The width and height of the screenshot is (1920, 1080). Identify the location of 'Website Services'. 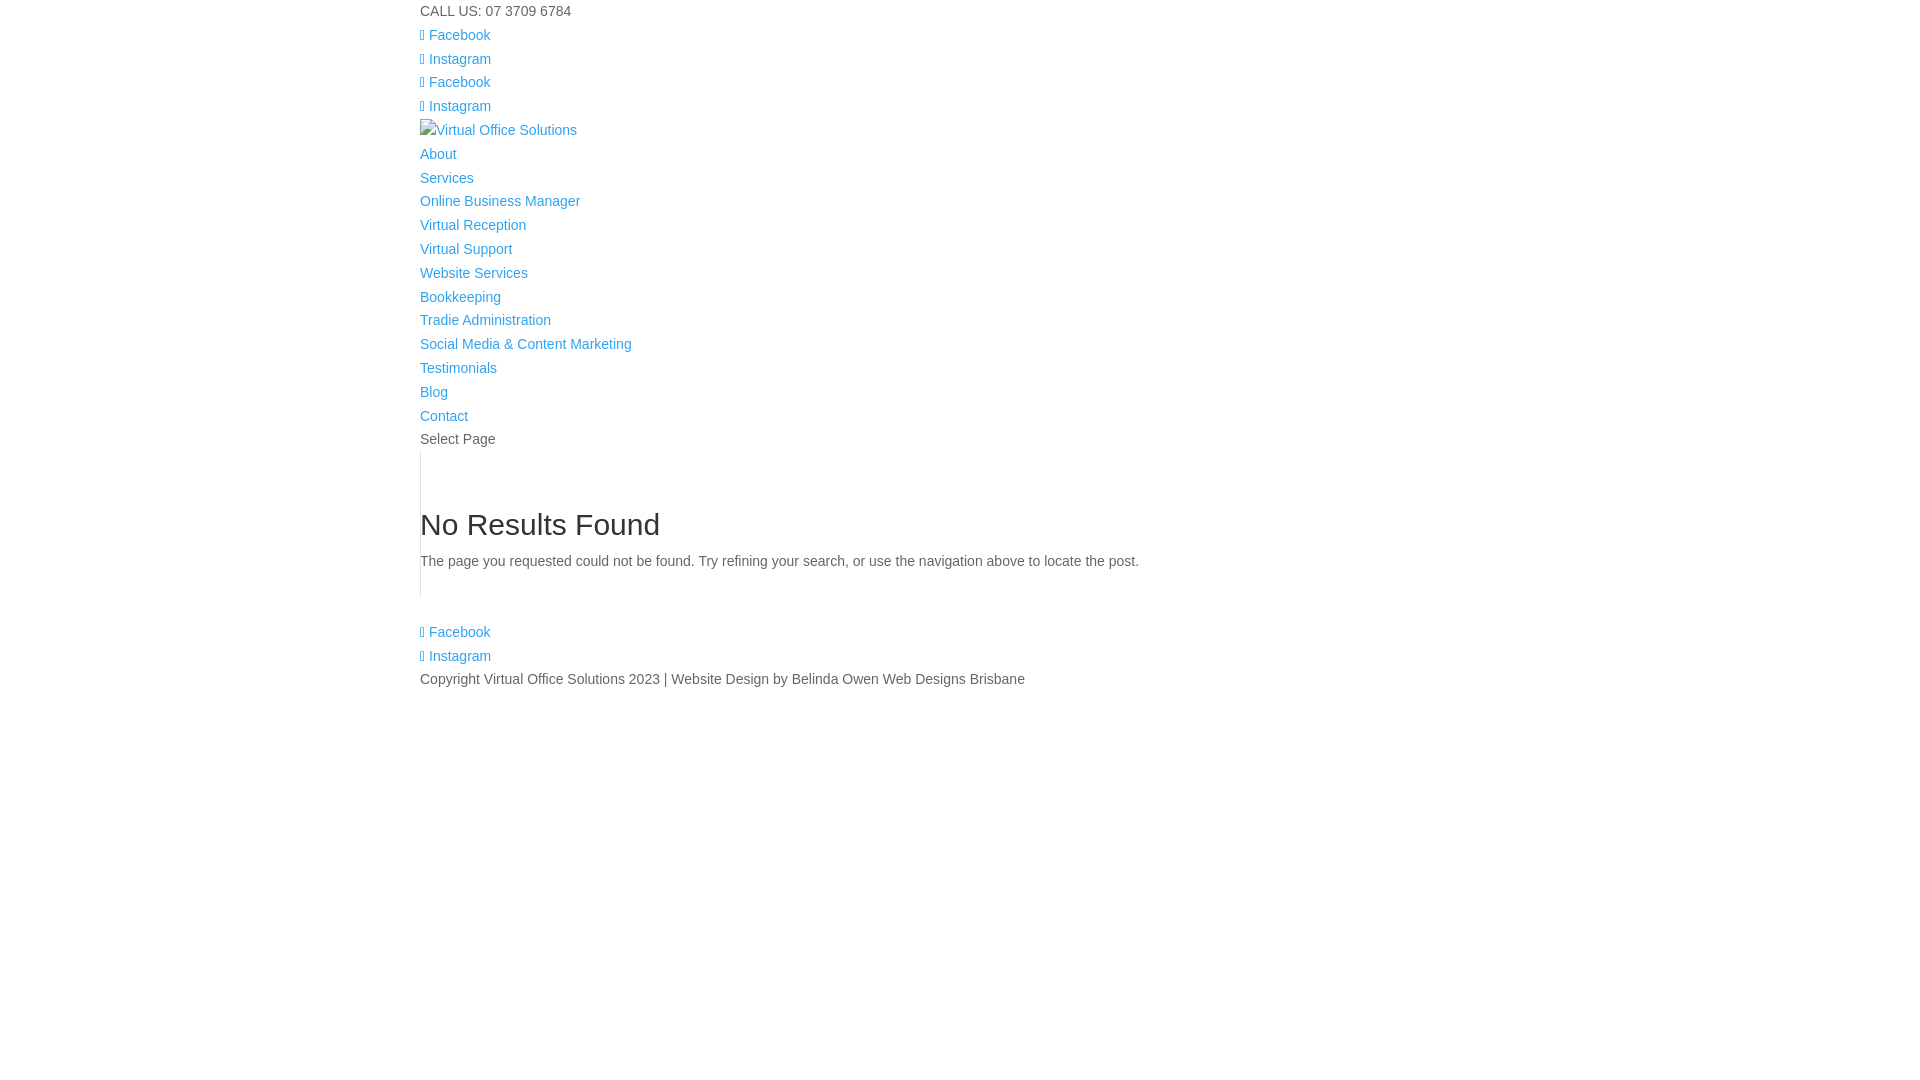
(473, 273).